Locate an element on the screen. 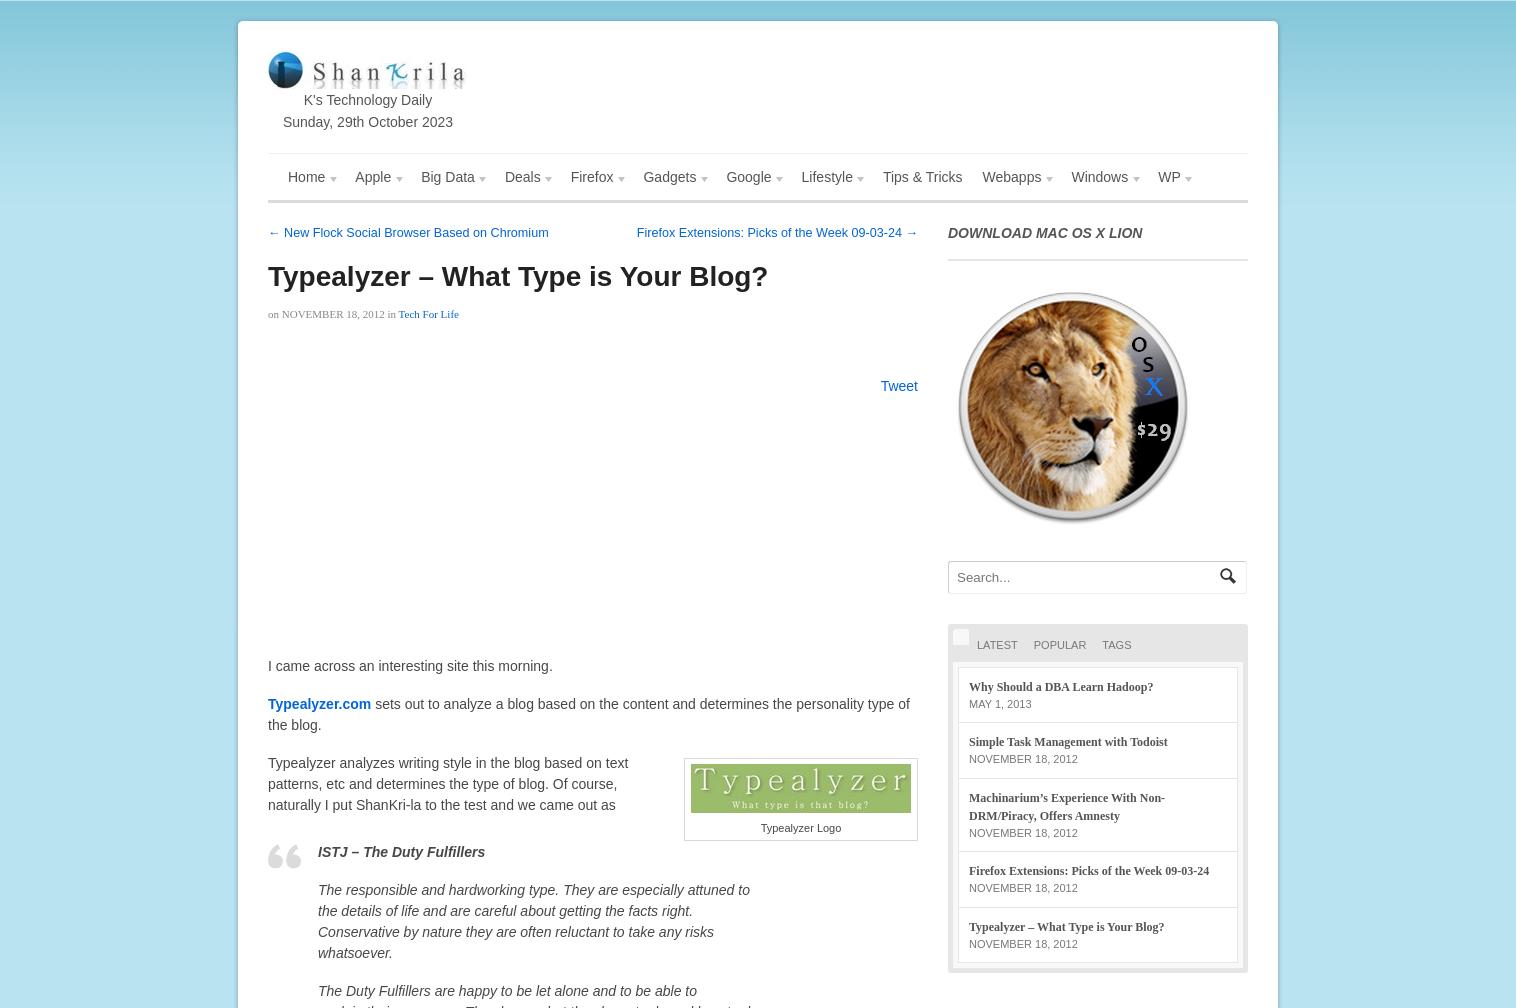 This screenshot has height=1008, width=1516. 'Gadgets' is located at coordinates (669, 177).